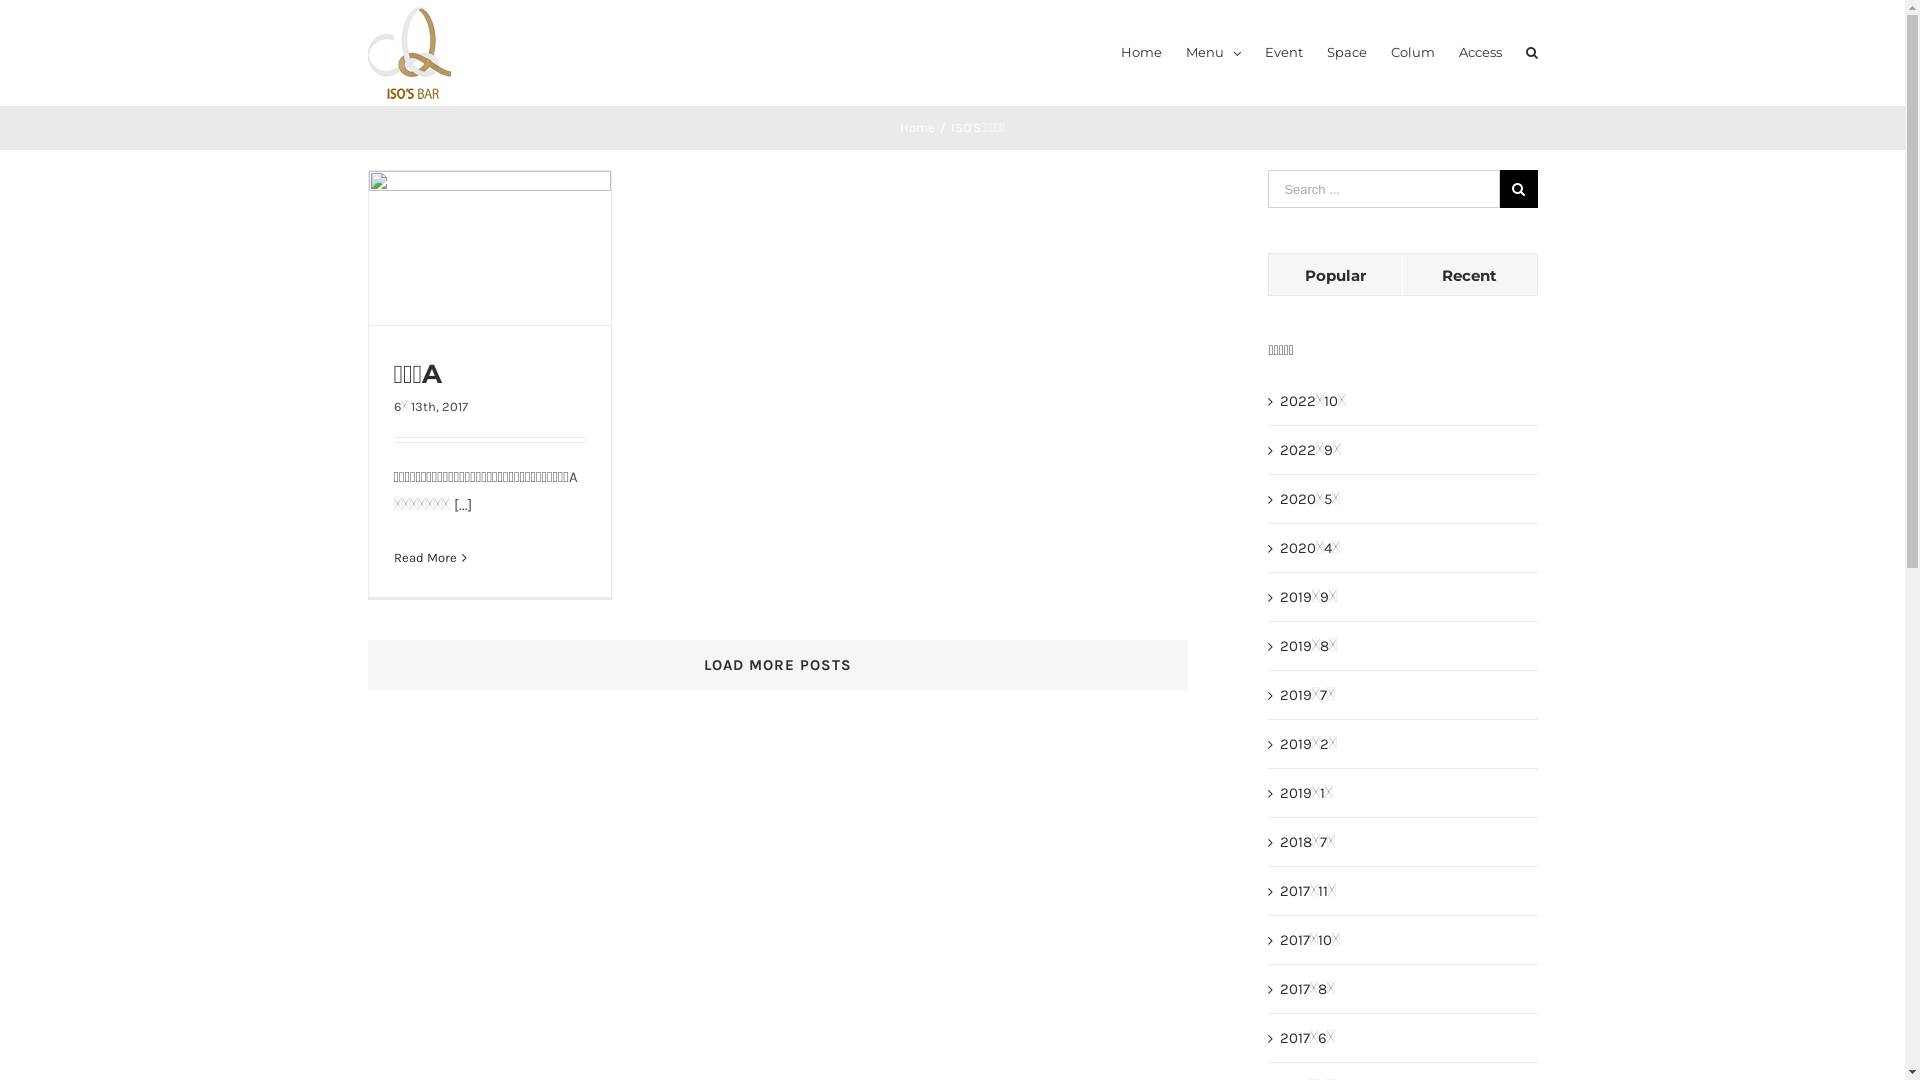 Image resolution: width=1920 pixels, height=1080 pixels. Describe the element at coordinates (1212, 49) in the screenshot. I see `'Menu'` at that location.